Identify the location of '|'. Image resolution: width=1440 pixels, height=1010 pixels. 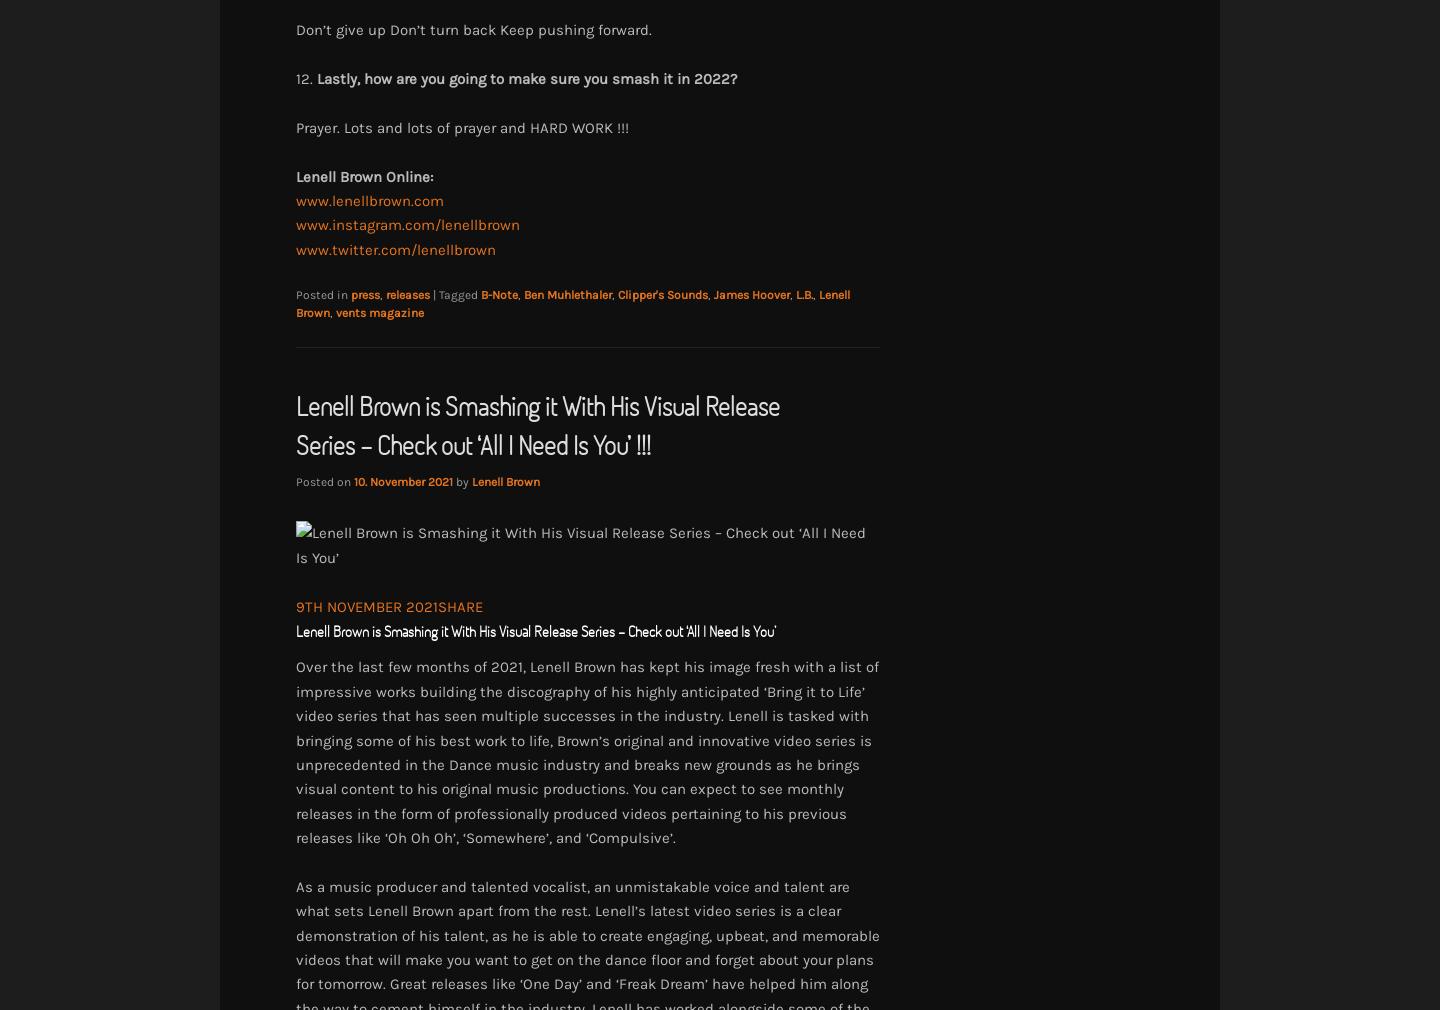
(436, 295).